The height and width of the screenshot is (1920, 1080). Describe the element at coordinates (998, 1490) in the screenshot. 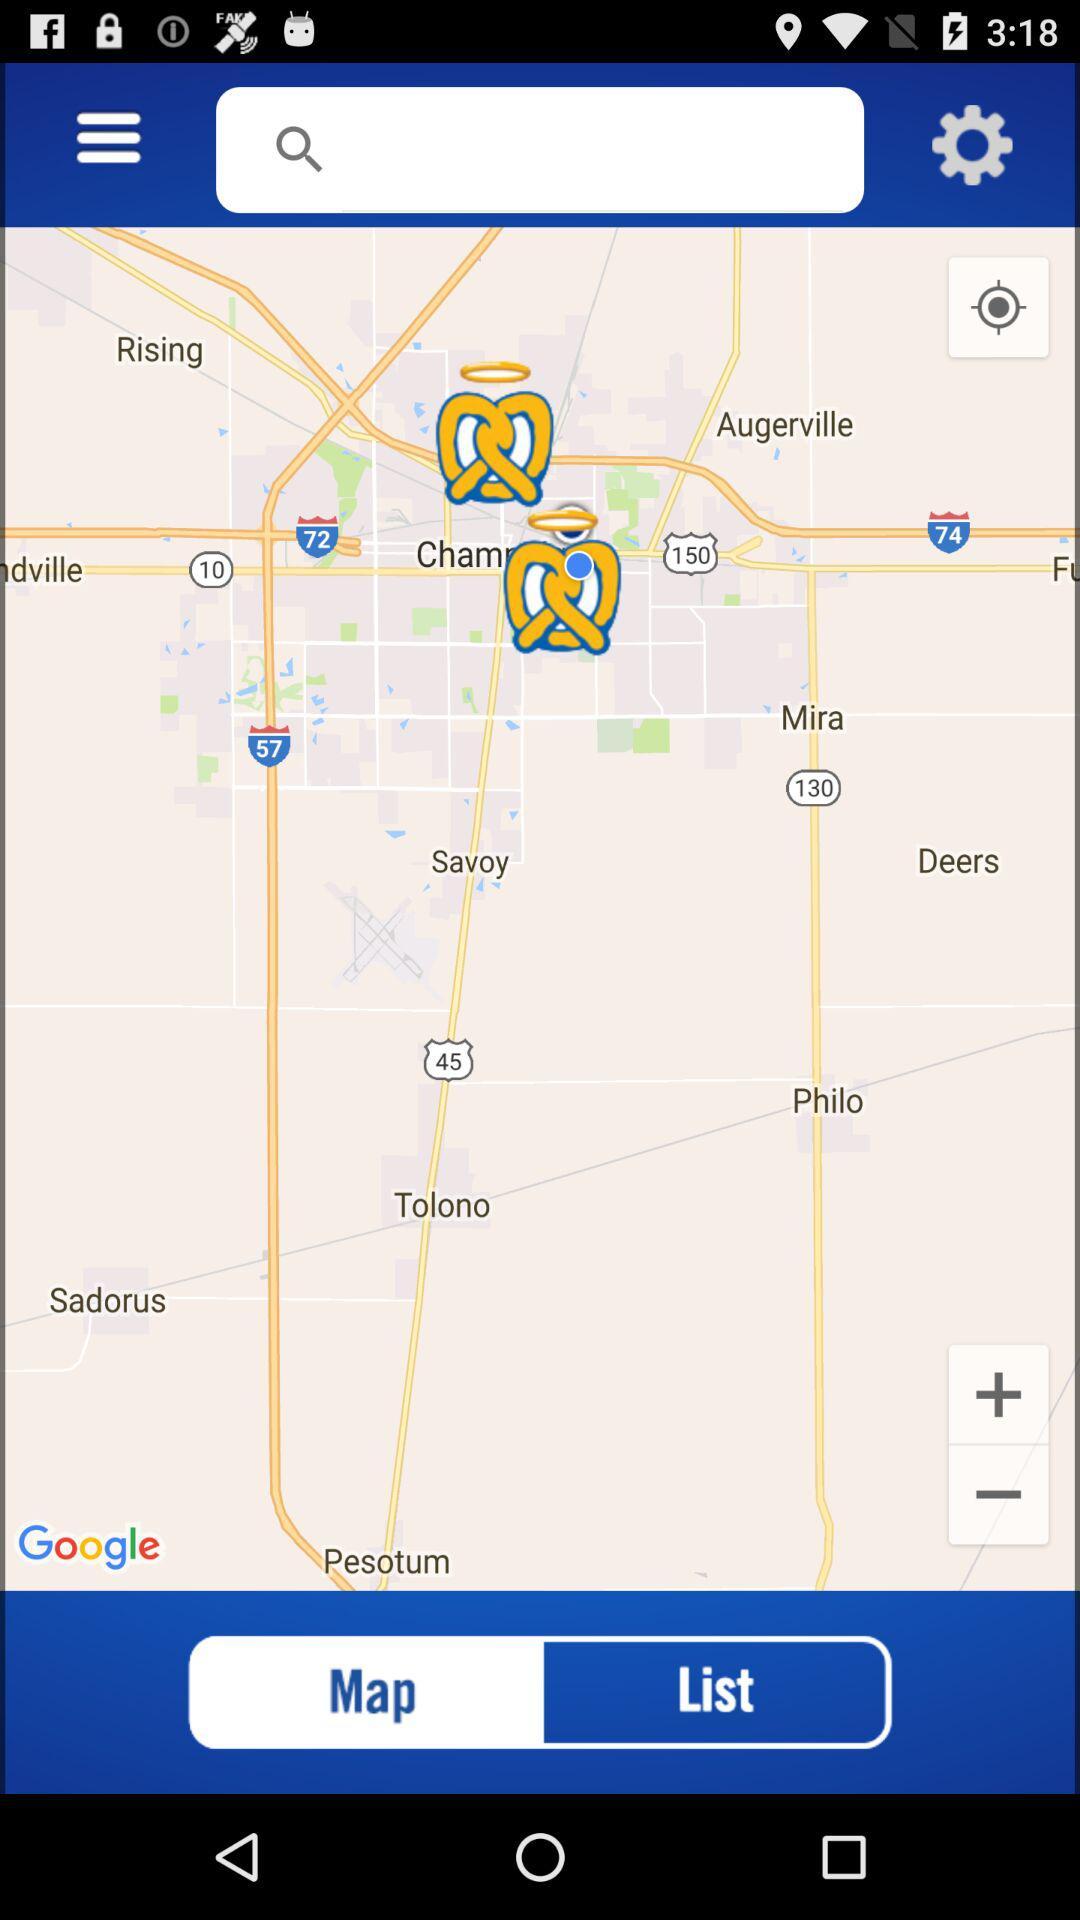

I see `the add icon` at that location.